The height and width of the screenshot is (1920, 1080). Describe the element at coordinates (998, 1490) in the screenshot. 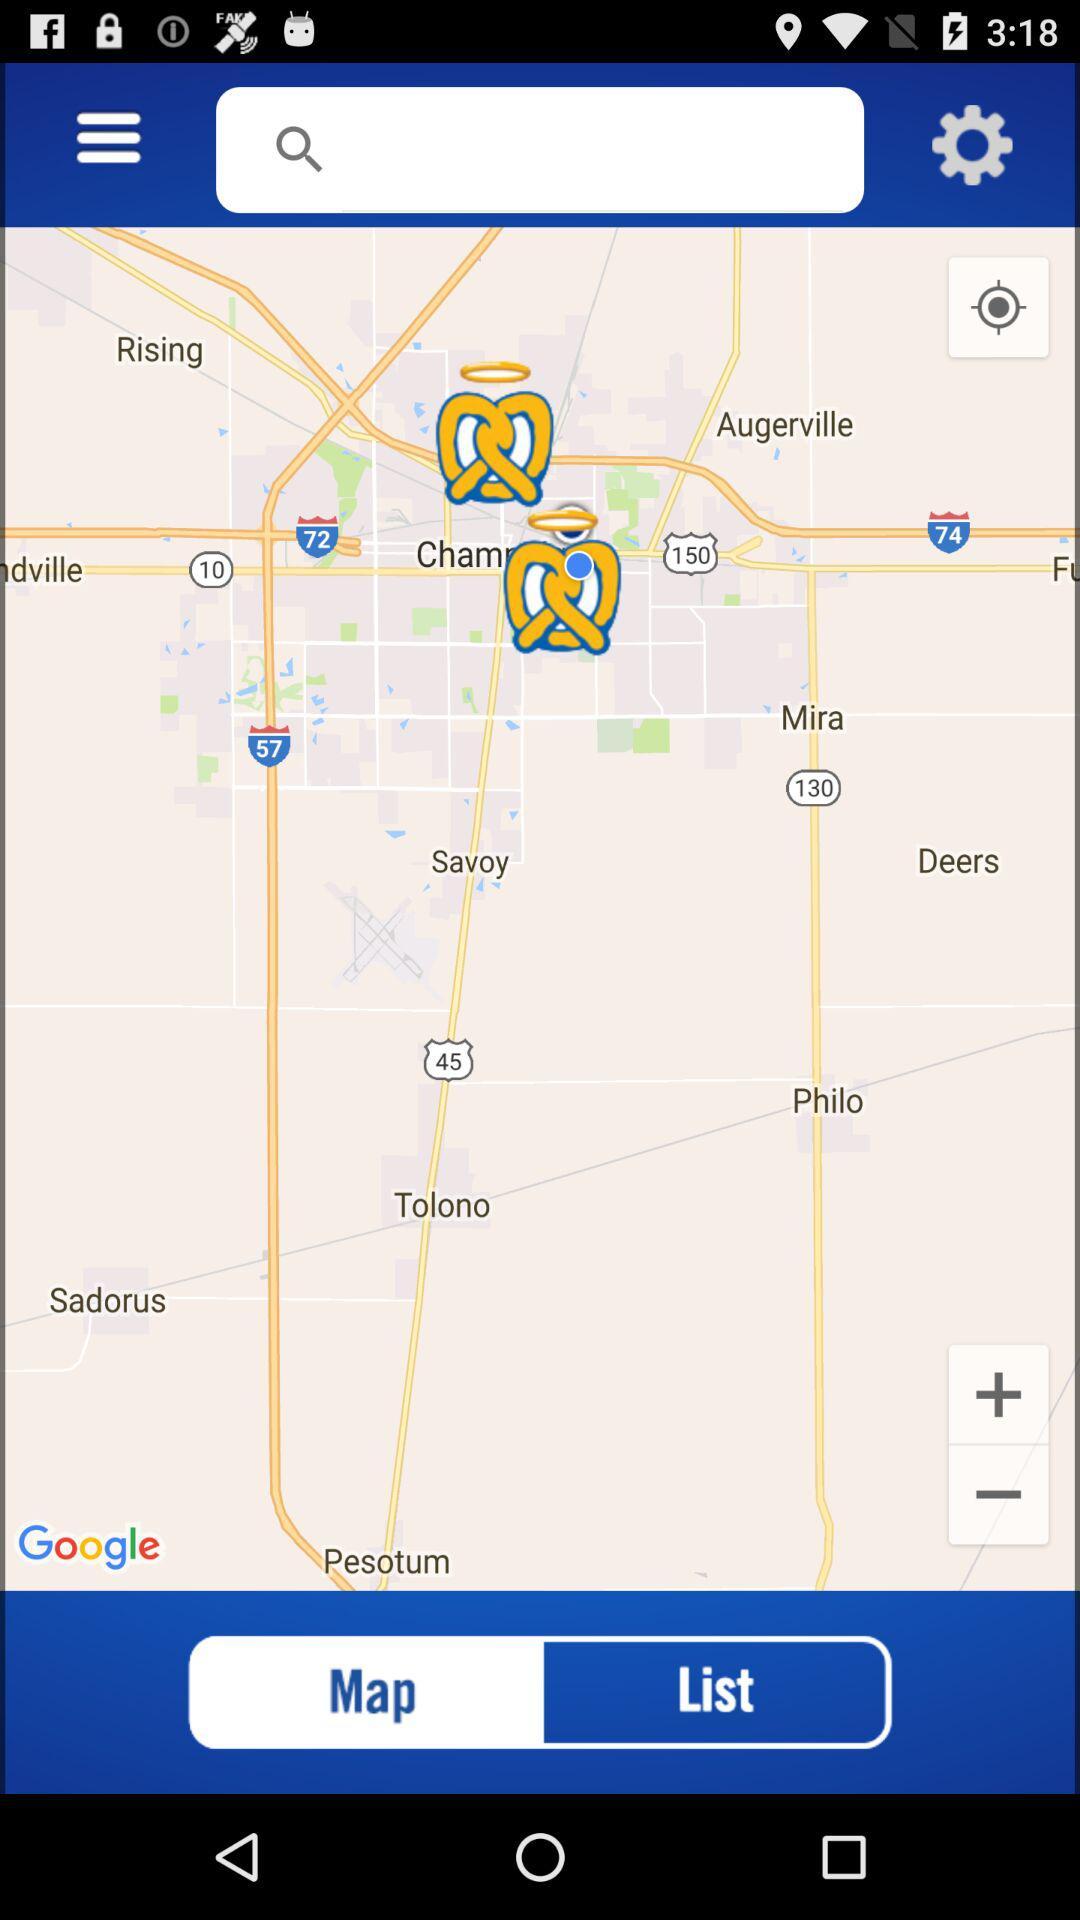

I see `the add icon` at that location.